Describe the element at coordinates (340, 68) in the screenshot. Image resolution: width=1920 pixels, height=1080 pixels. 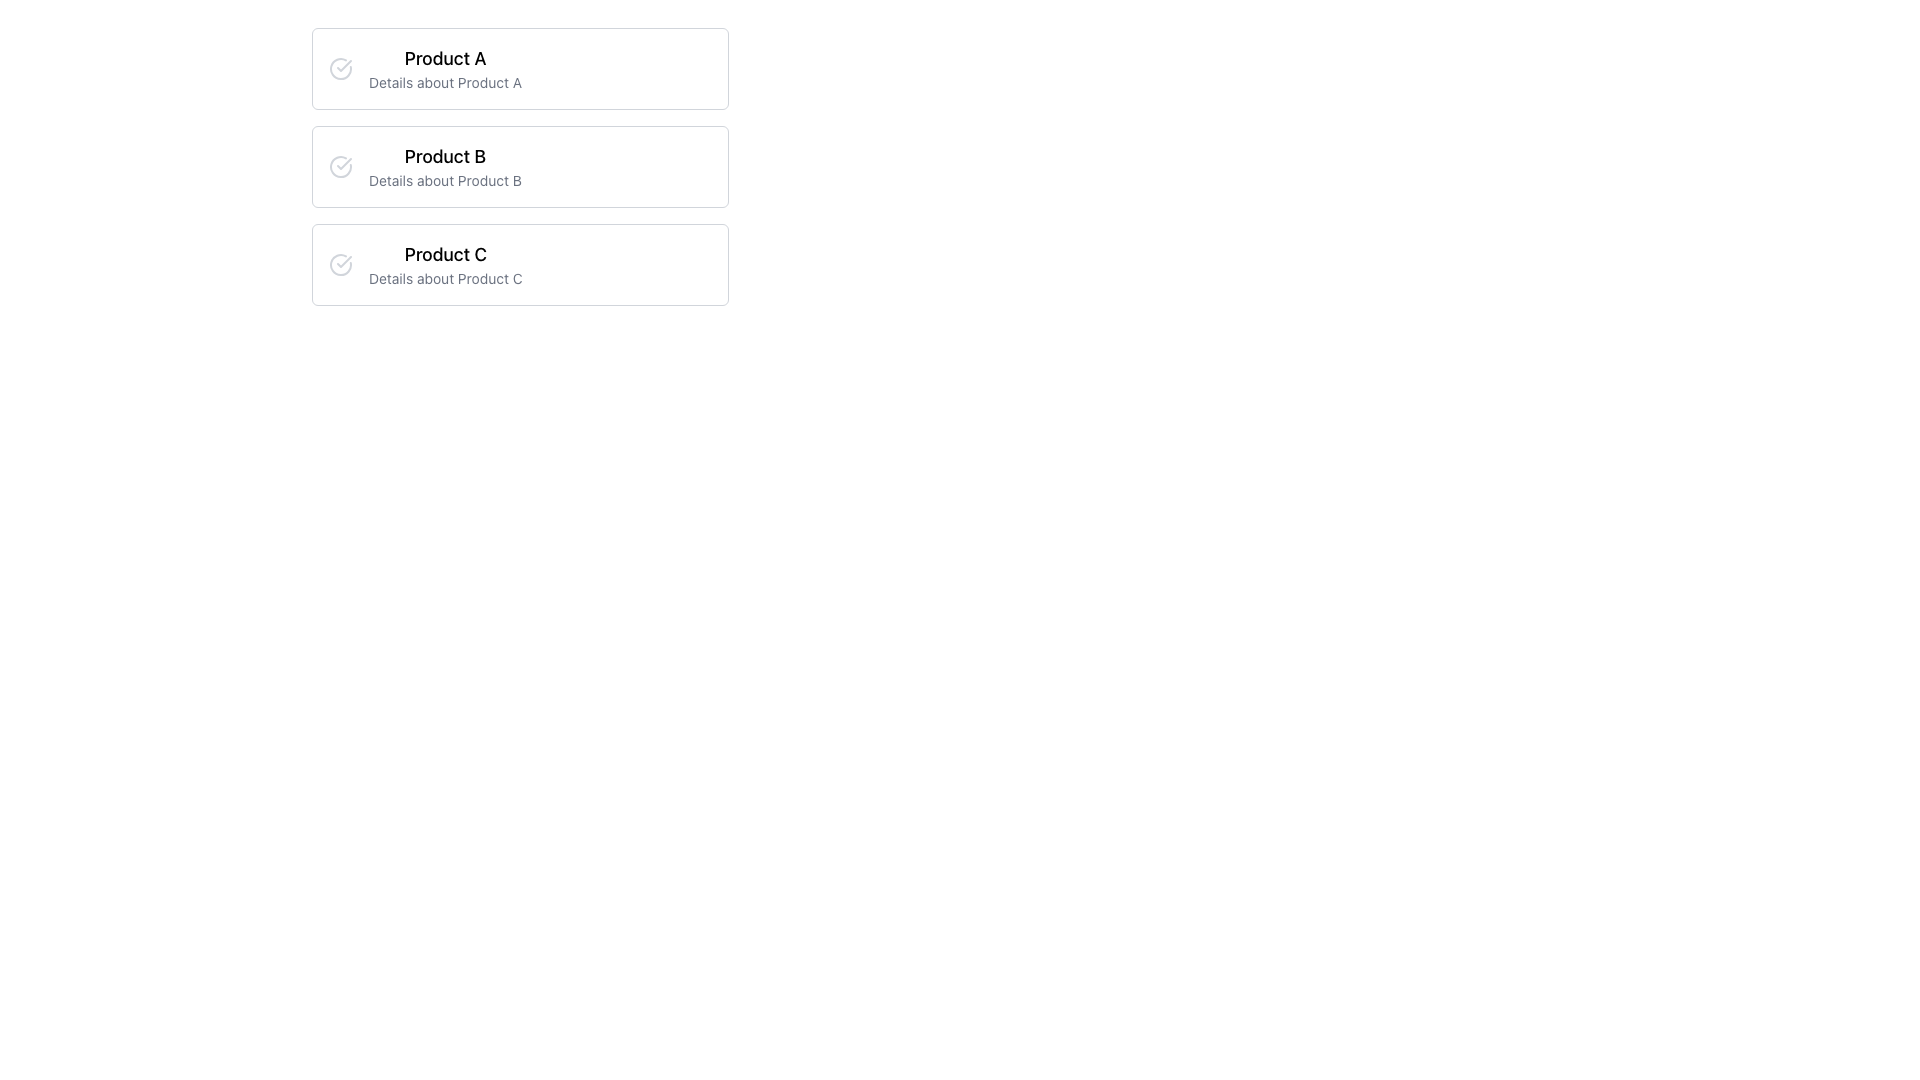
I see `the circular checkmark icon located to the left of the text 'Product A' in the upper section of the vertical list` at that location.